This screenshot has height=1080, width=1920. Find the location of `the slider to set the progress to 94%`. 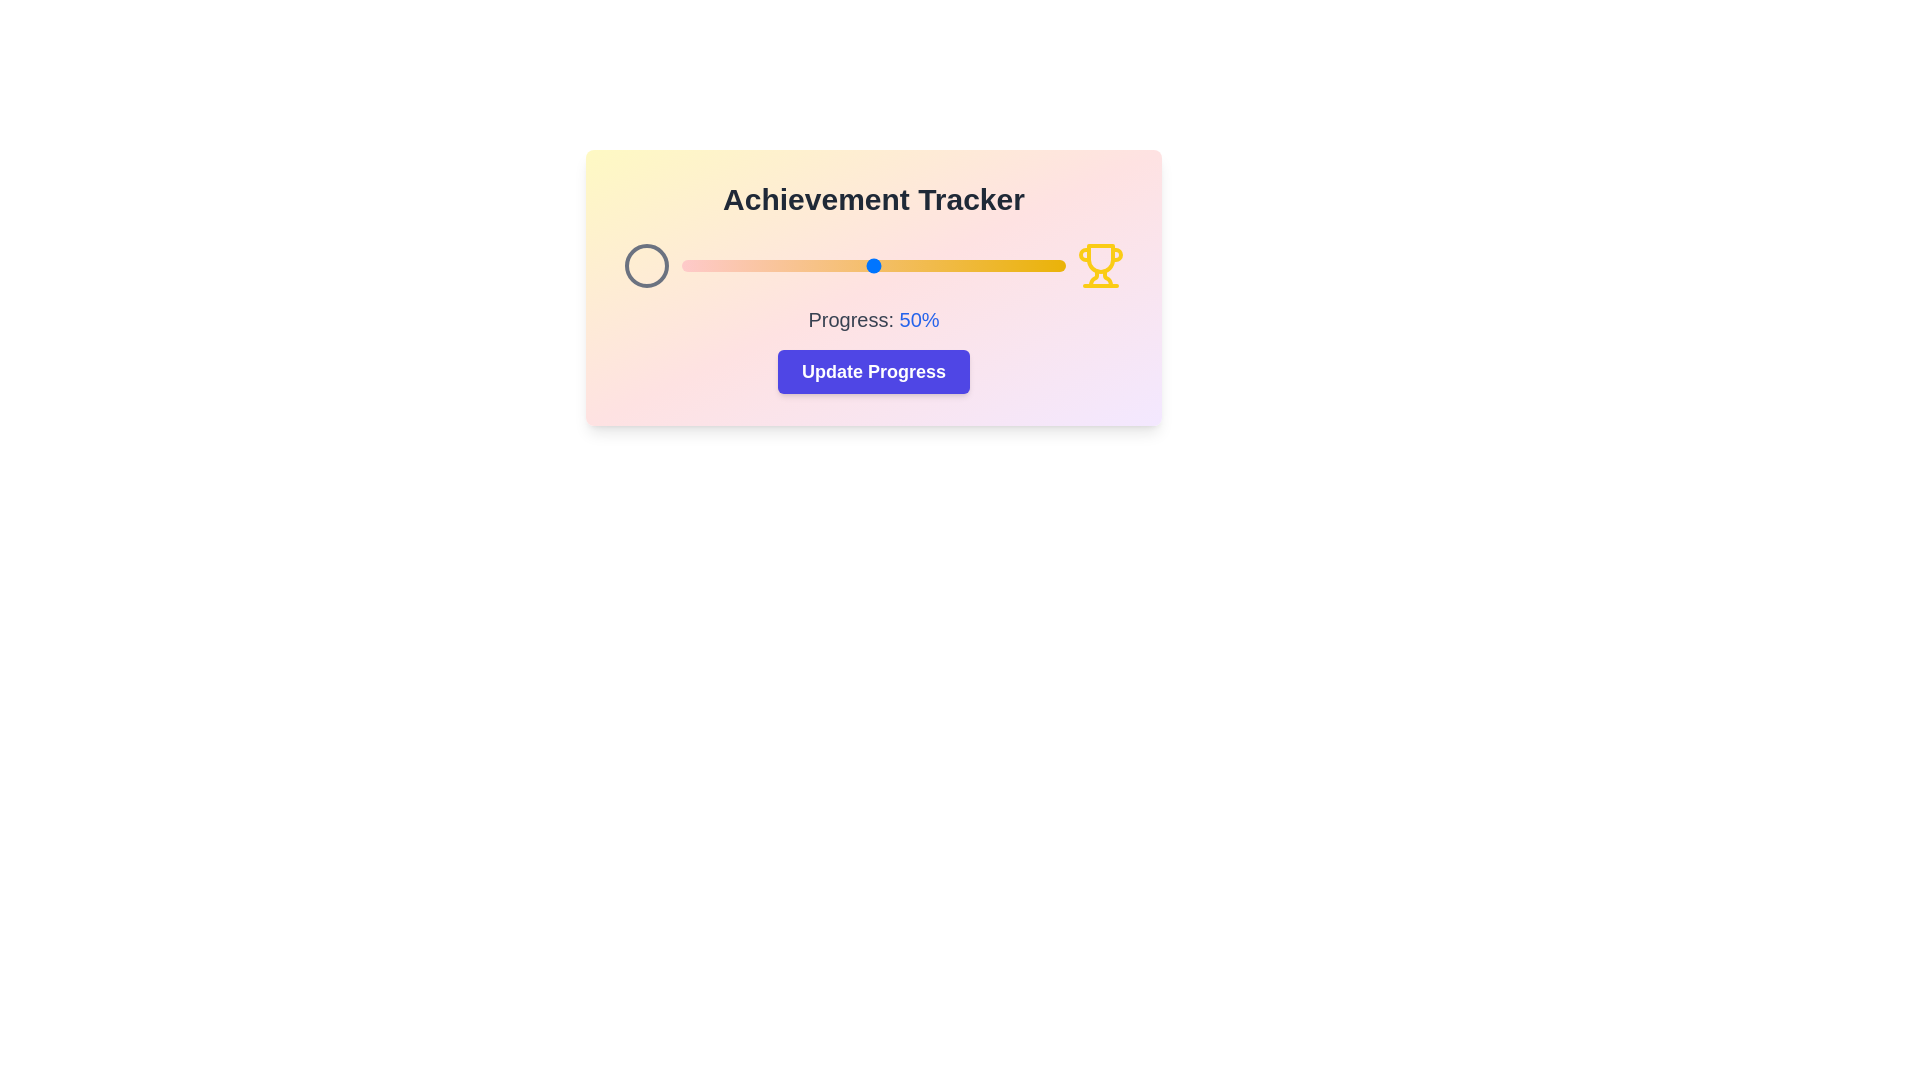

the slider to set the progress to 94% is located at coordinates (1041, 265).